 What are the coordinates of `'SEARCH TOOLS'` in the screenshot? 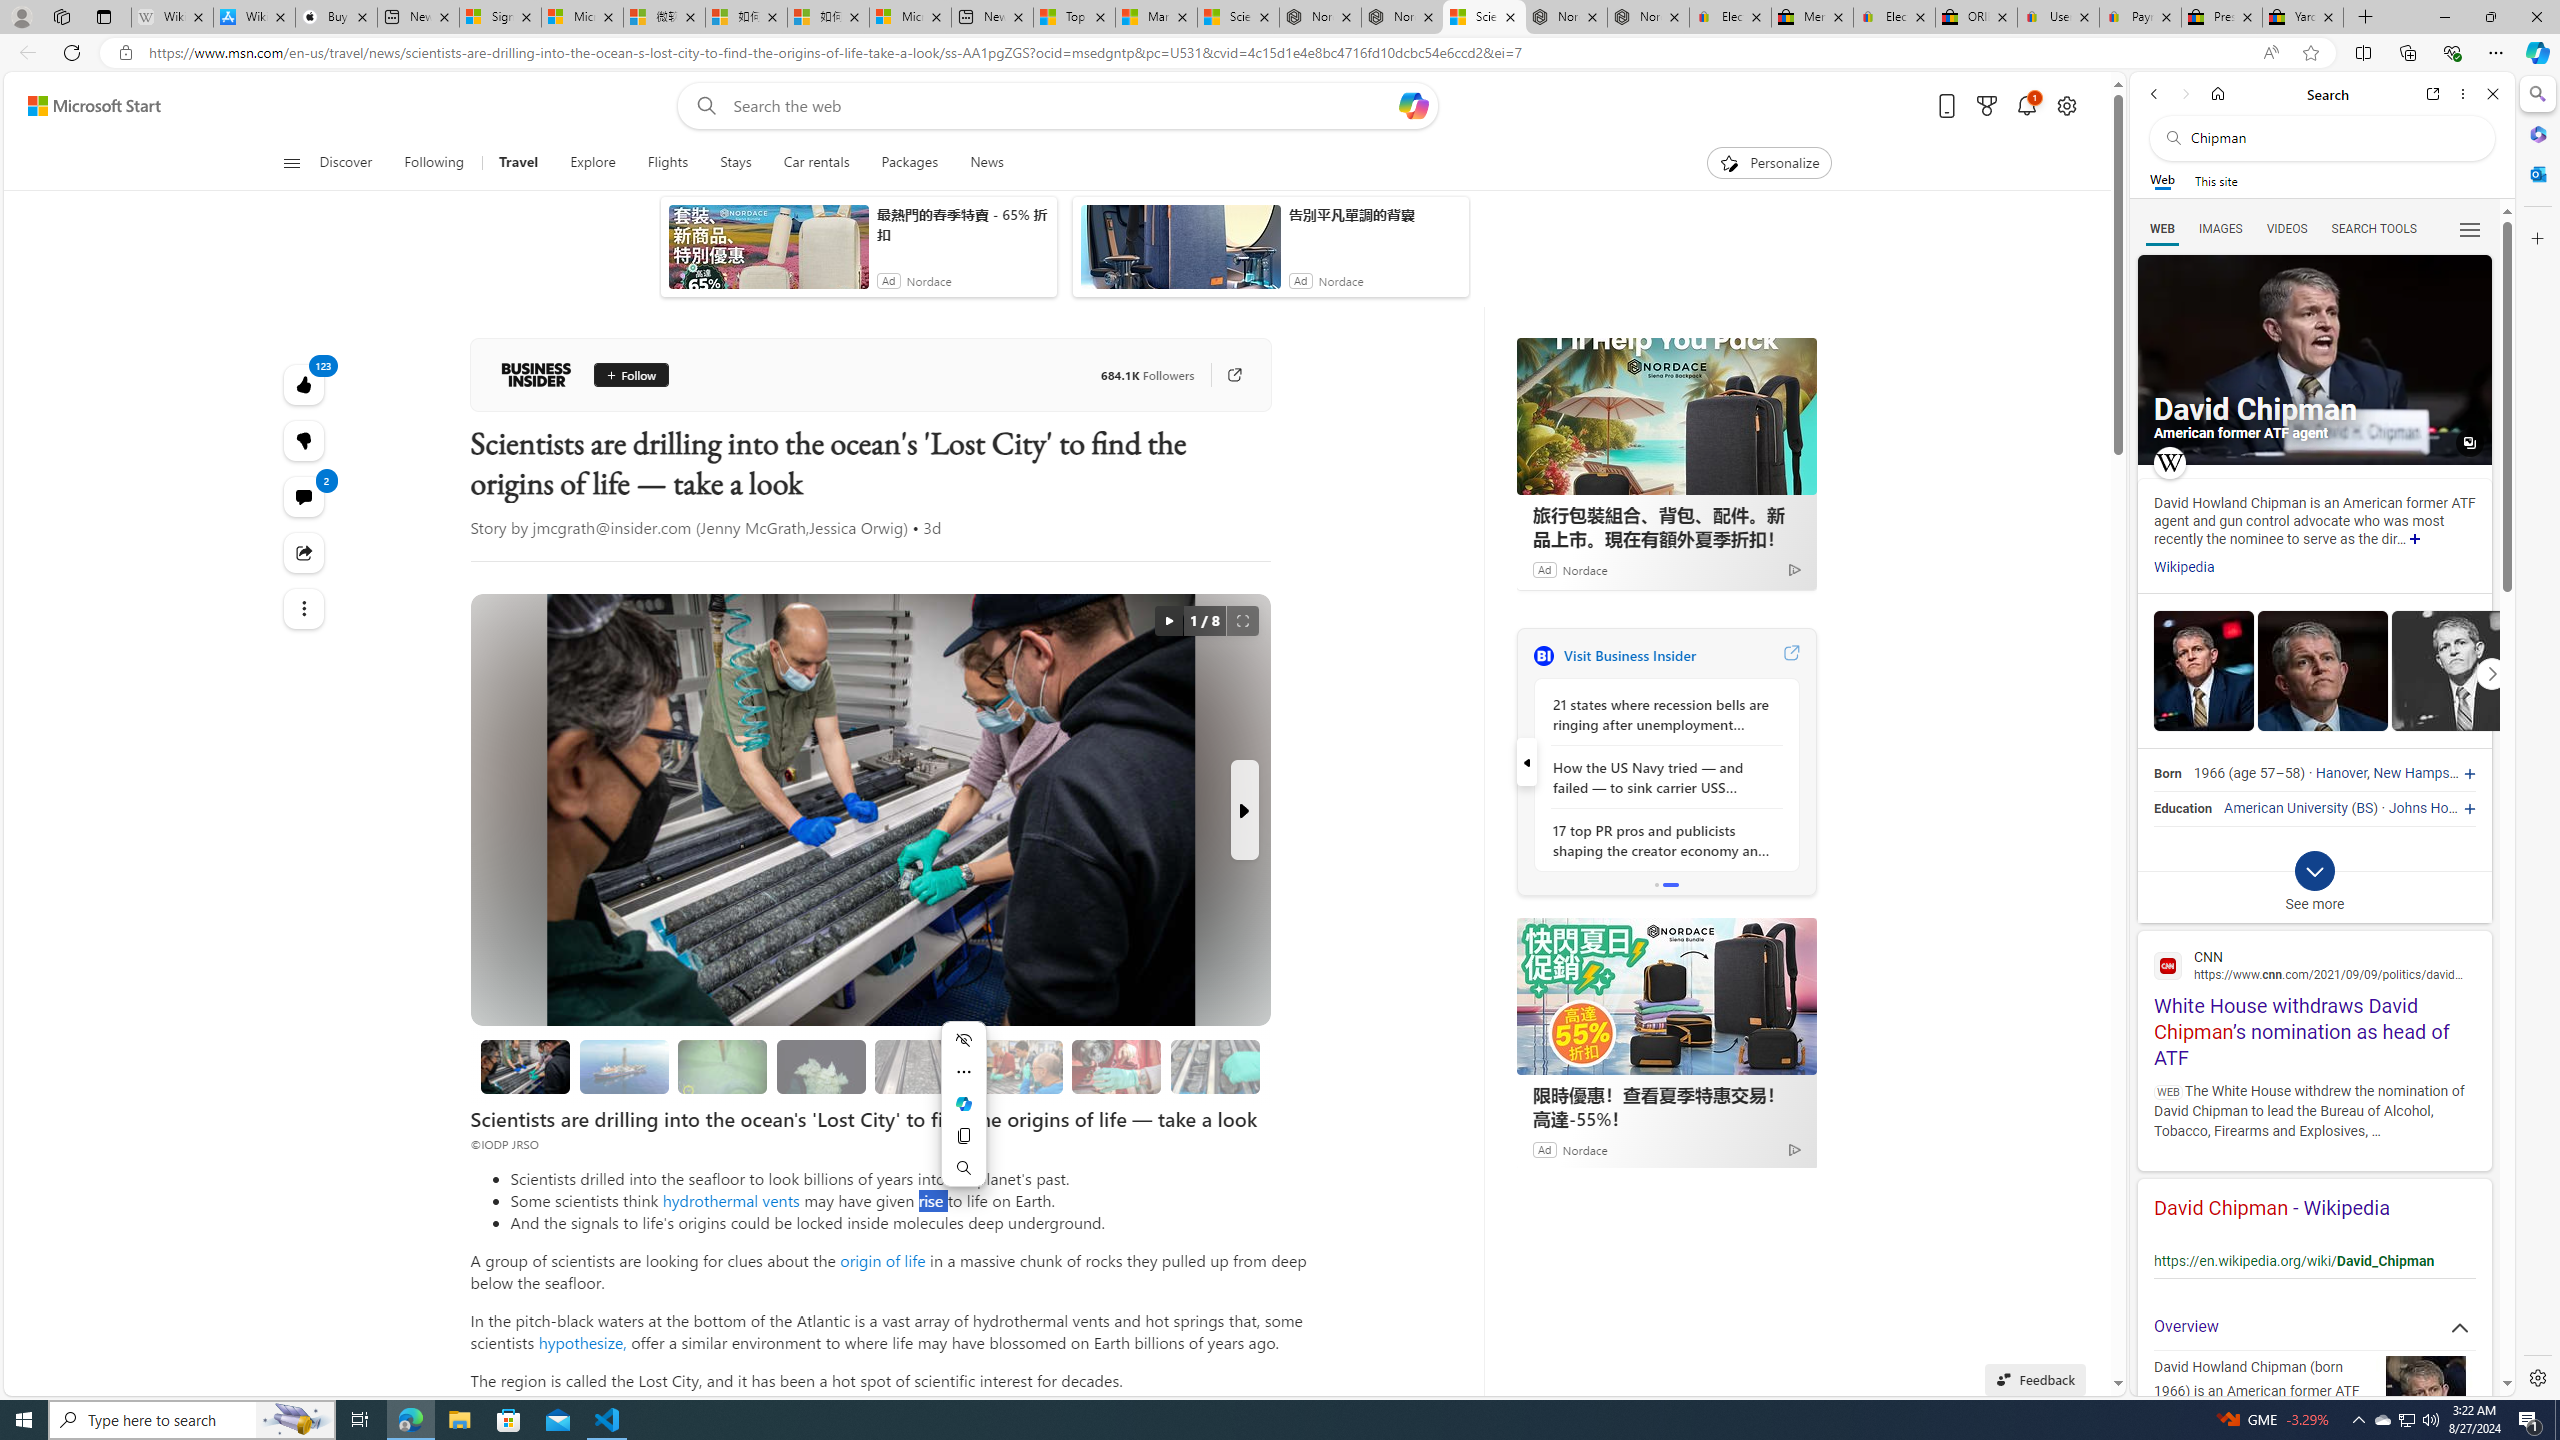 It's located at (2373, 229).